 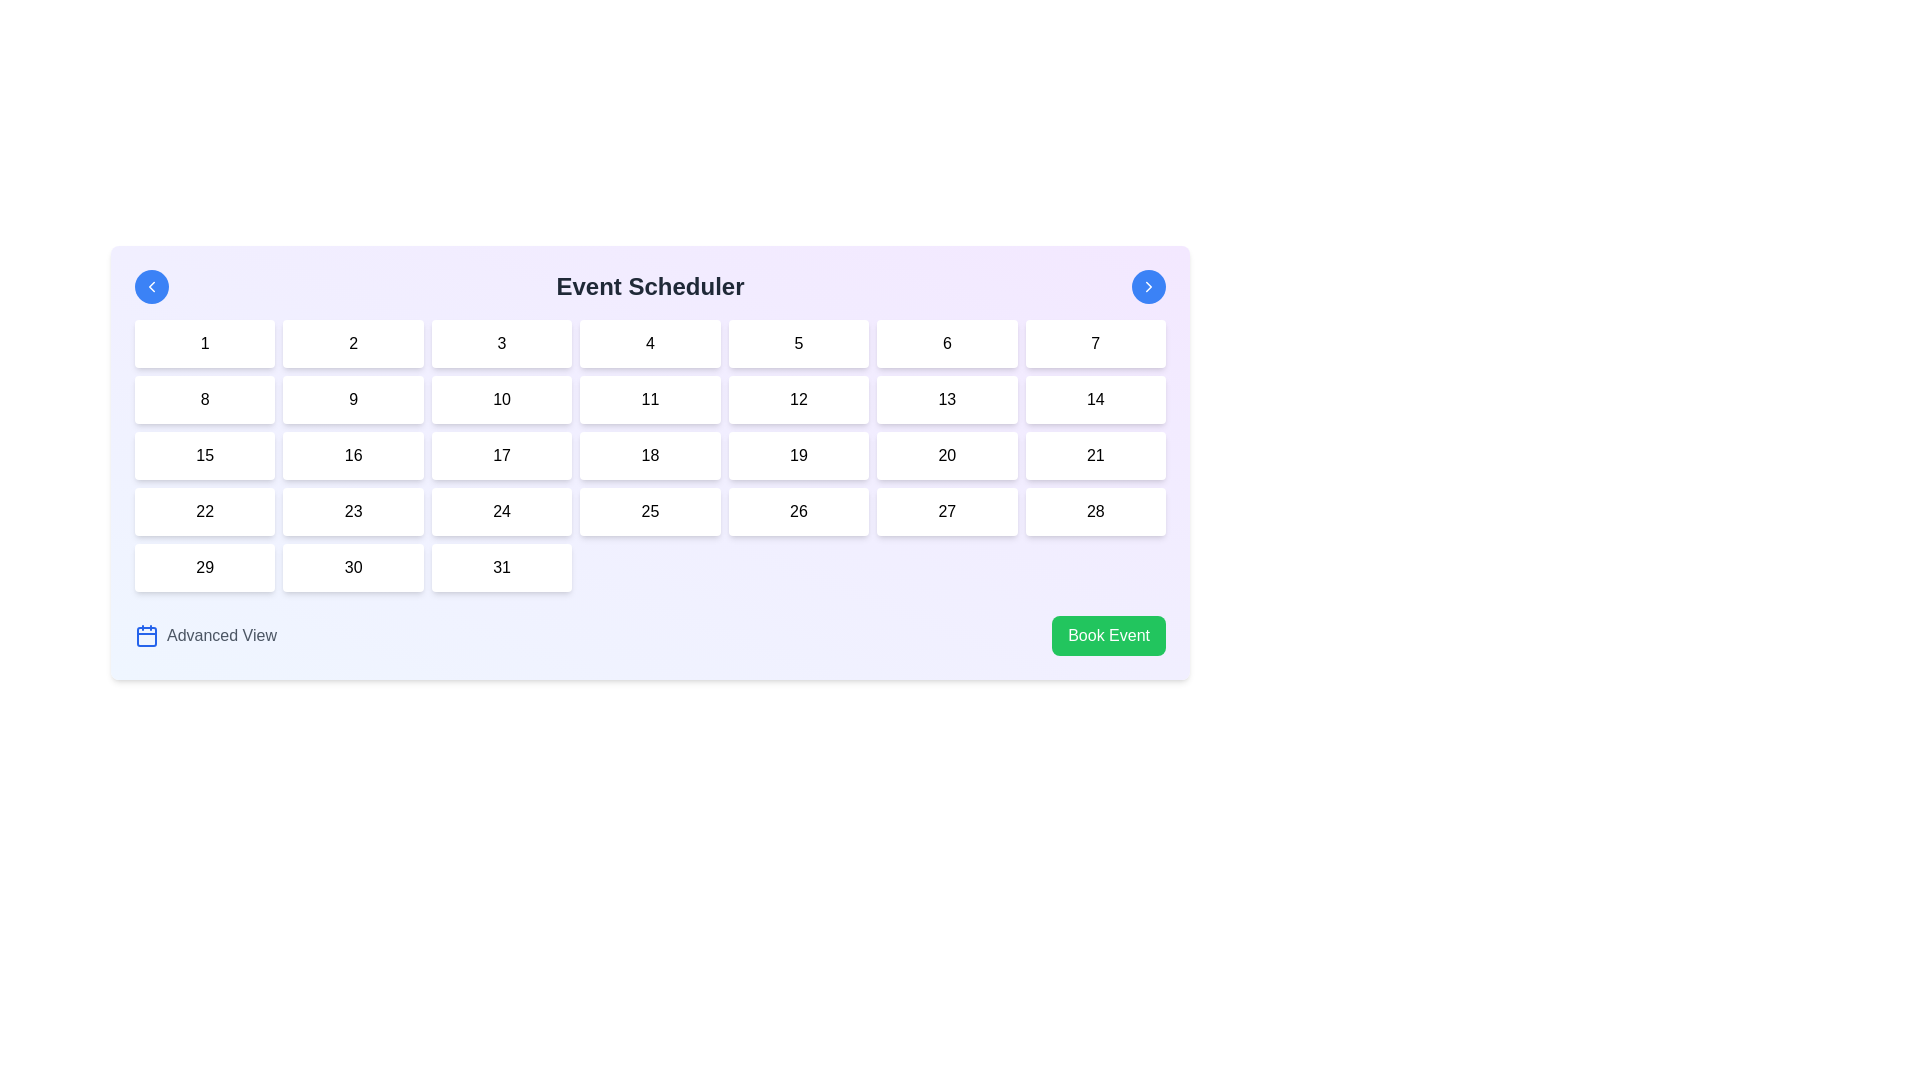 What do you see at coordinates (1094, 400) in the screenshot?
I see `the button representing the 14th day of the month in the event scheduler interface` at bounding box center [1094, 400].